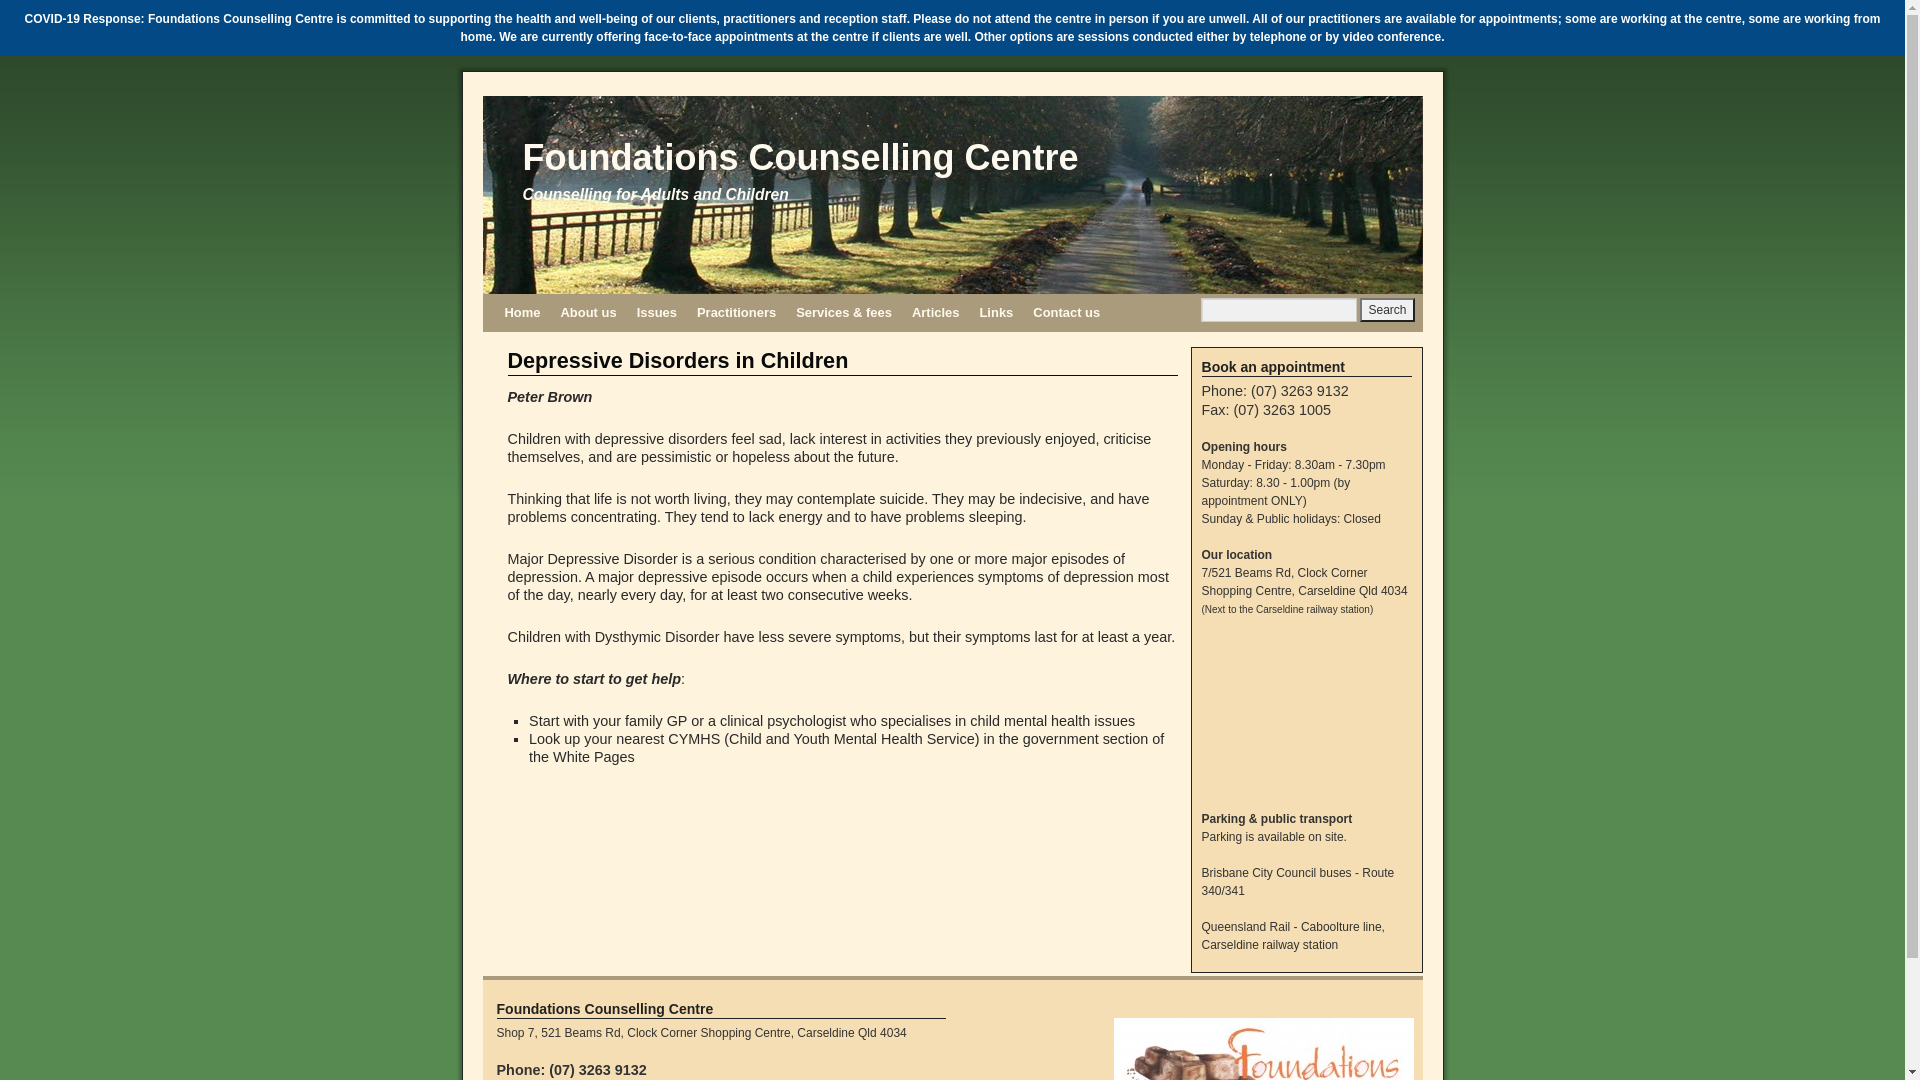  Describe the element at coordinates (522, 312) in the screenshot. I see `'Home'` at that location.